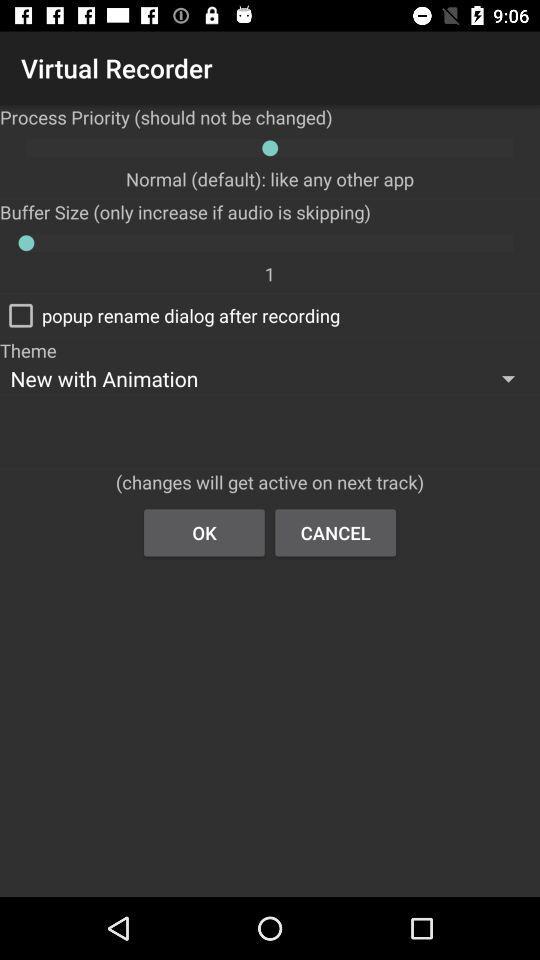 Image resolution: width=540 pixels, height=960 pixels. Describe the element at coordinates (203, 531) in the screenshot. I see `ok button` at that location.